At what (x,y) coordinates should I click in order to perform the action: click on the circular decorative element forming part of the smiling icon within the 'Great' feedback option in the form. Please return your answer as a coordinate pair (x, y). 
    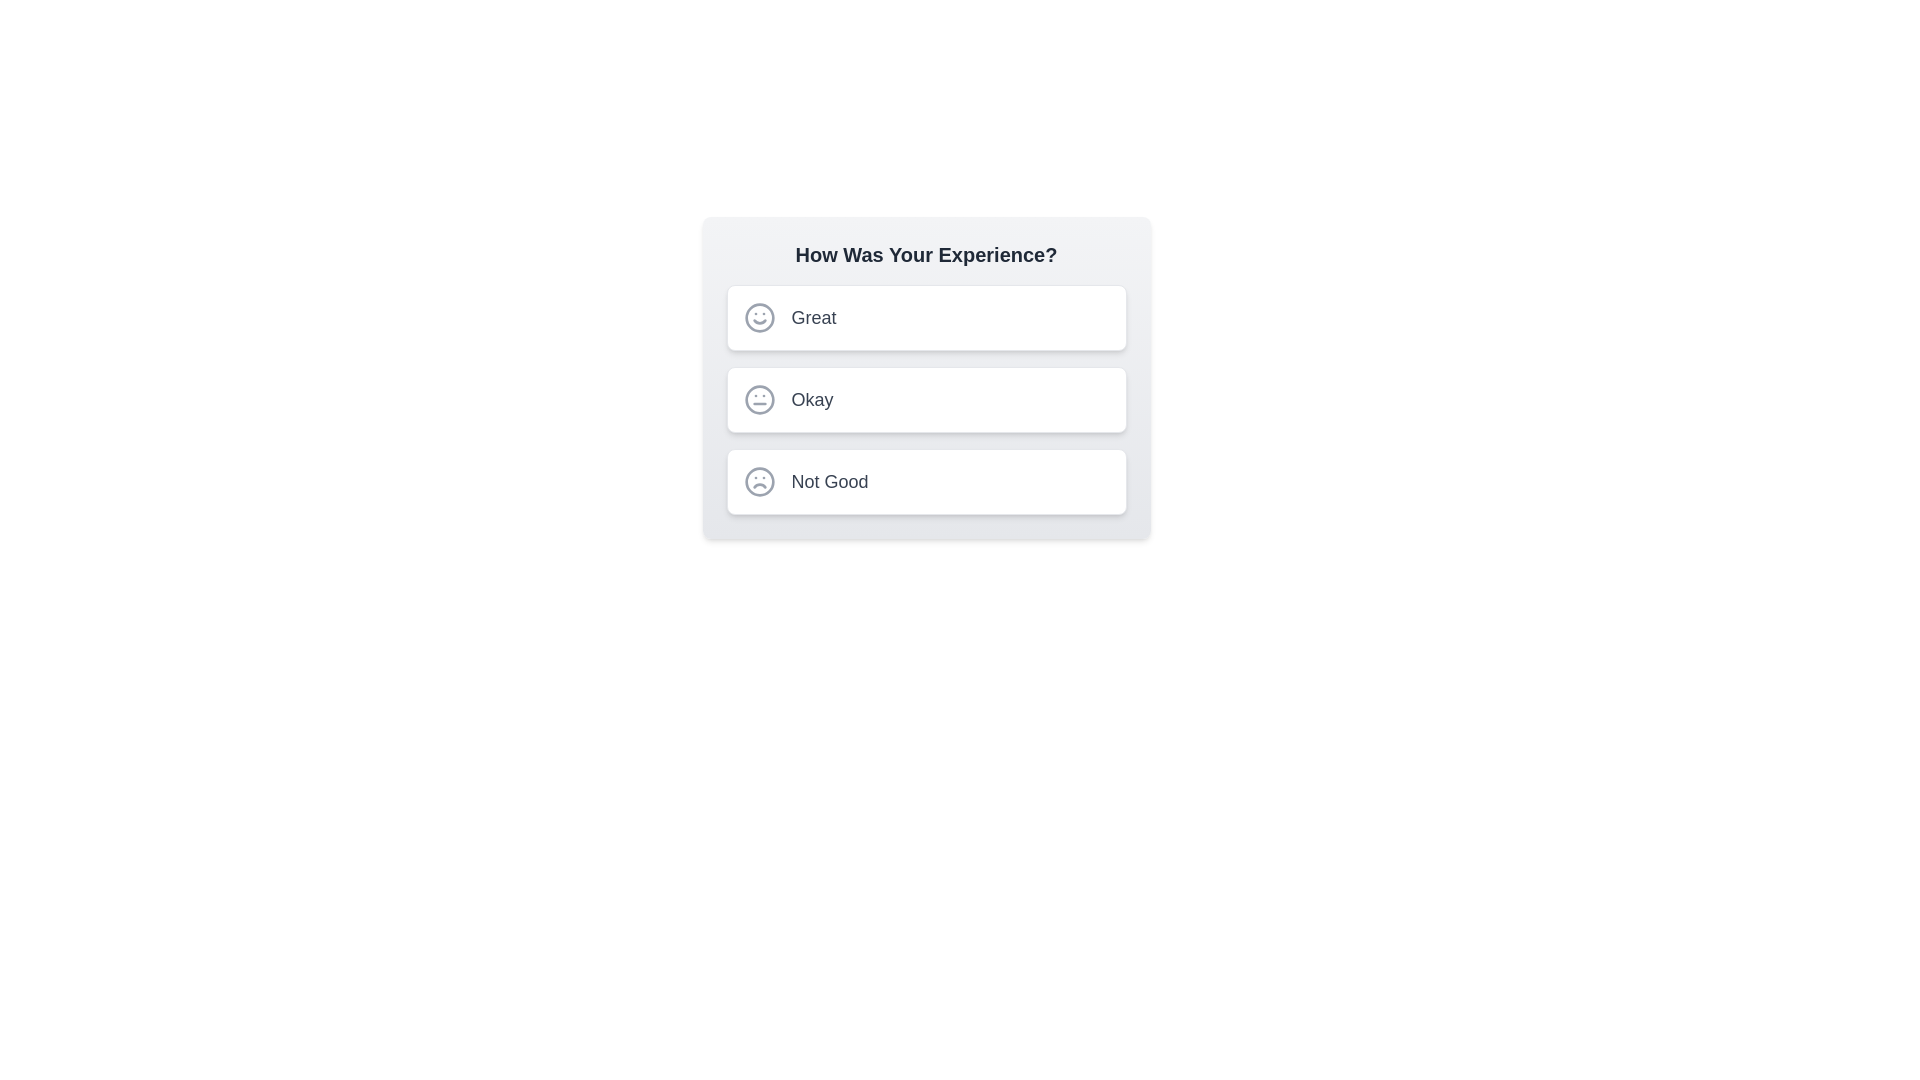
    Looking at the image, I should click on (758, 316).